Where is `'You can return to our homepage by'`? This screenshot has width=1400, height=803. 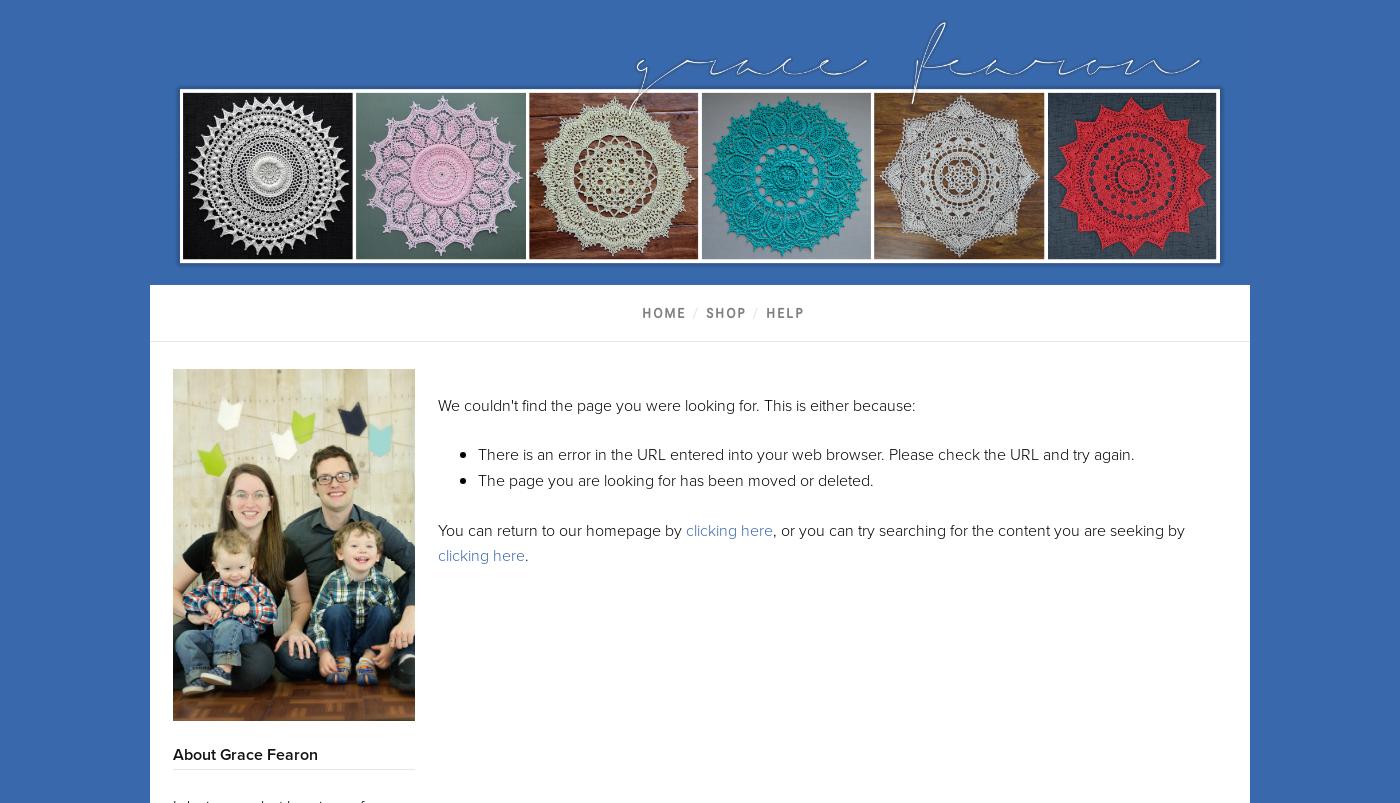
'You can return to our homepage by' is located at coordinates (561, 528).